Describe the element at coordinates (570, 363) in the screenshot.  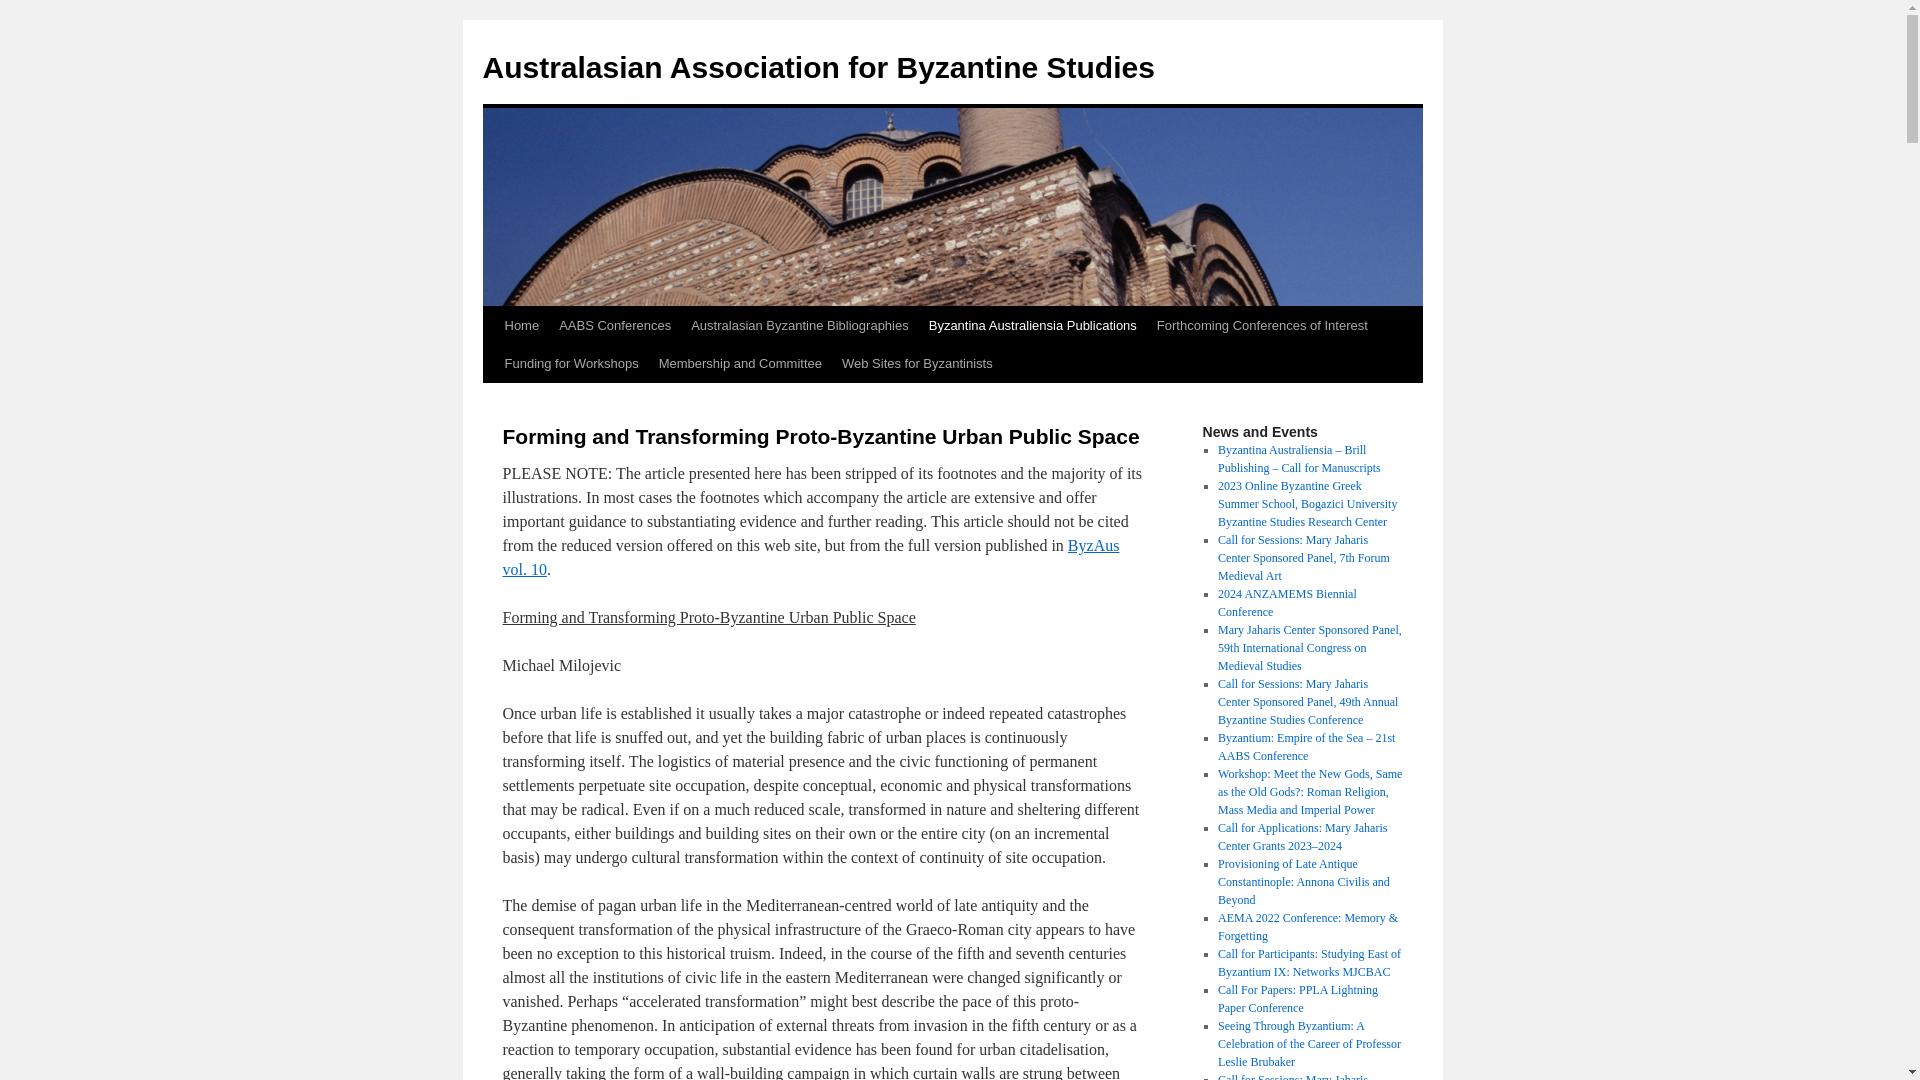
I see `'Funding for Workshops'` at that location.